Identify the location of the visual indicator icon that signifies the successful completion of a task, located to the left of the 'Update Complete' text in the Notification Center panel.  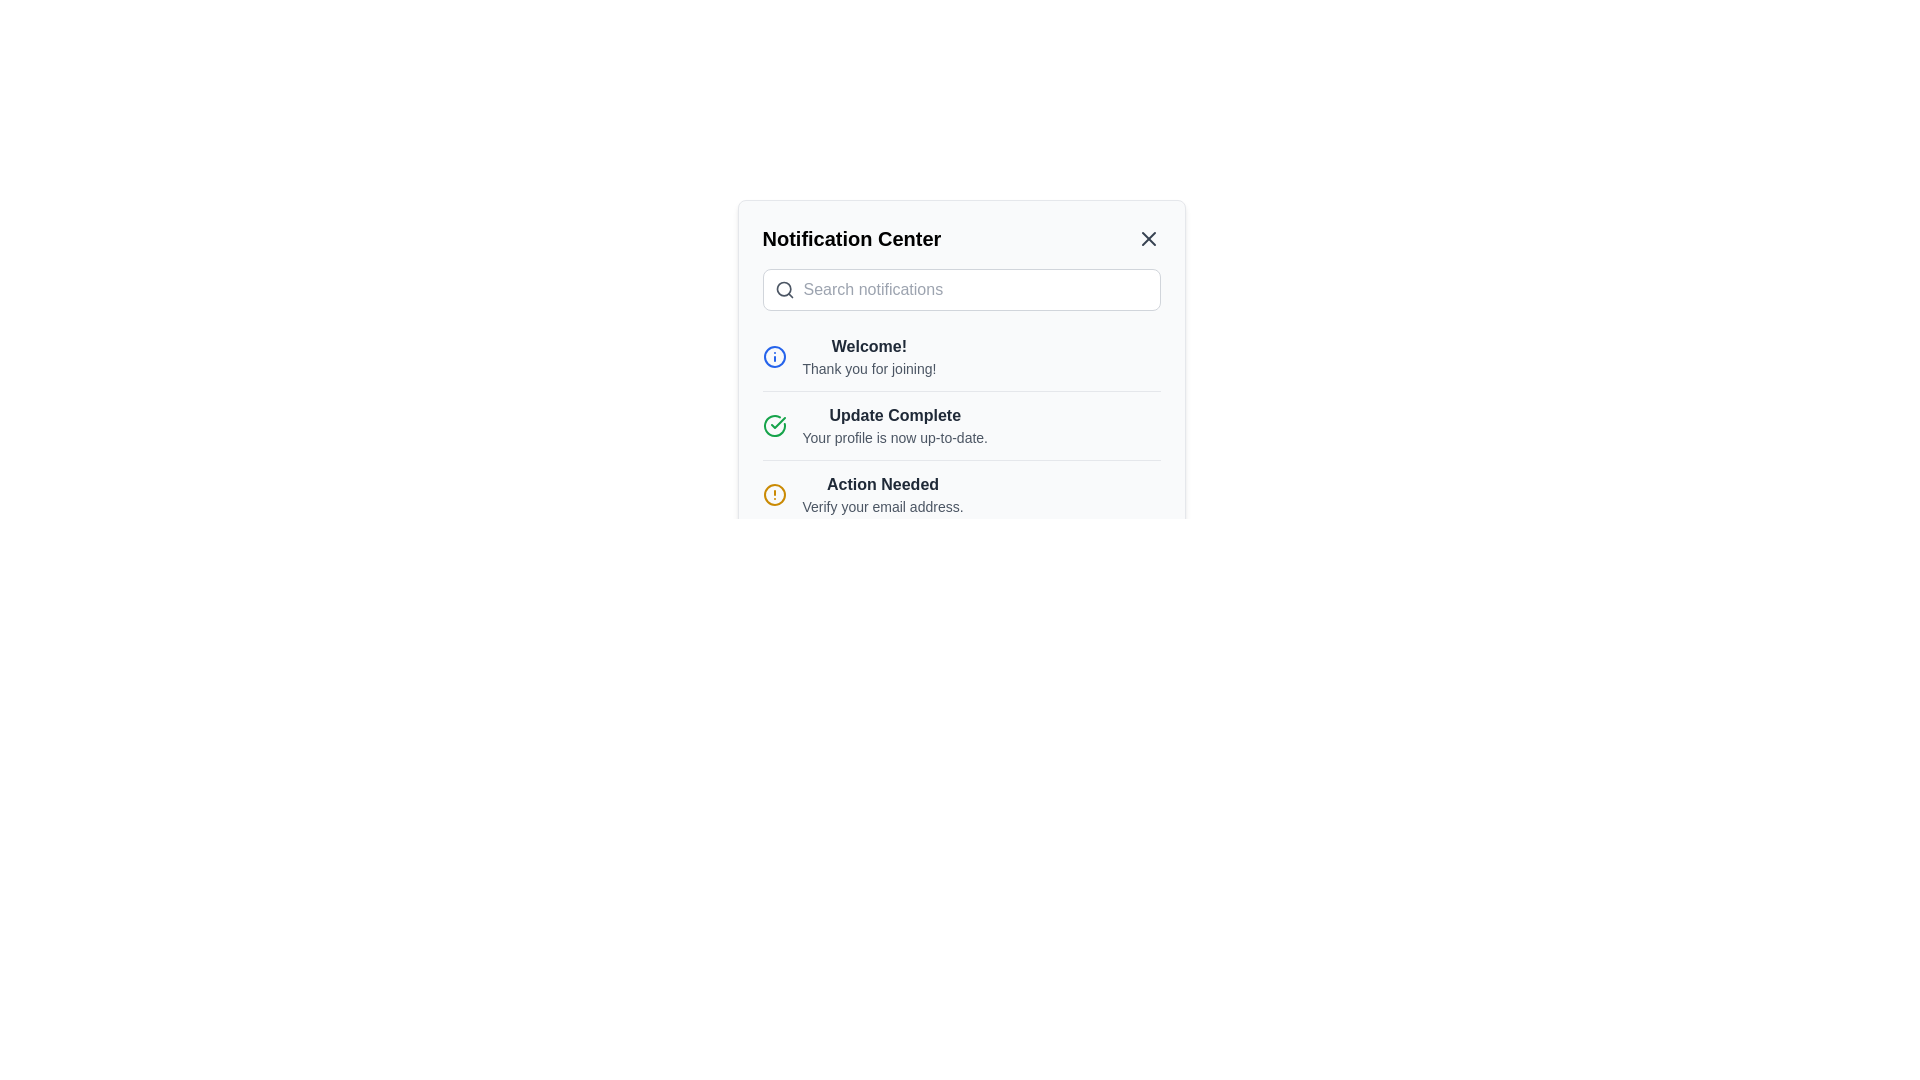
(773, 424).